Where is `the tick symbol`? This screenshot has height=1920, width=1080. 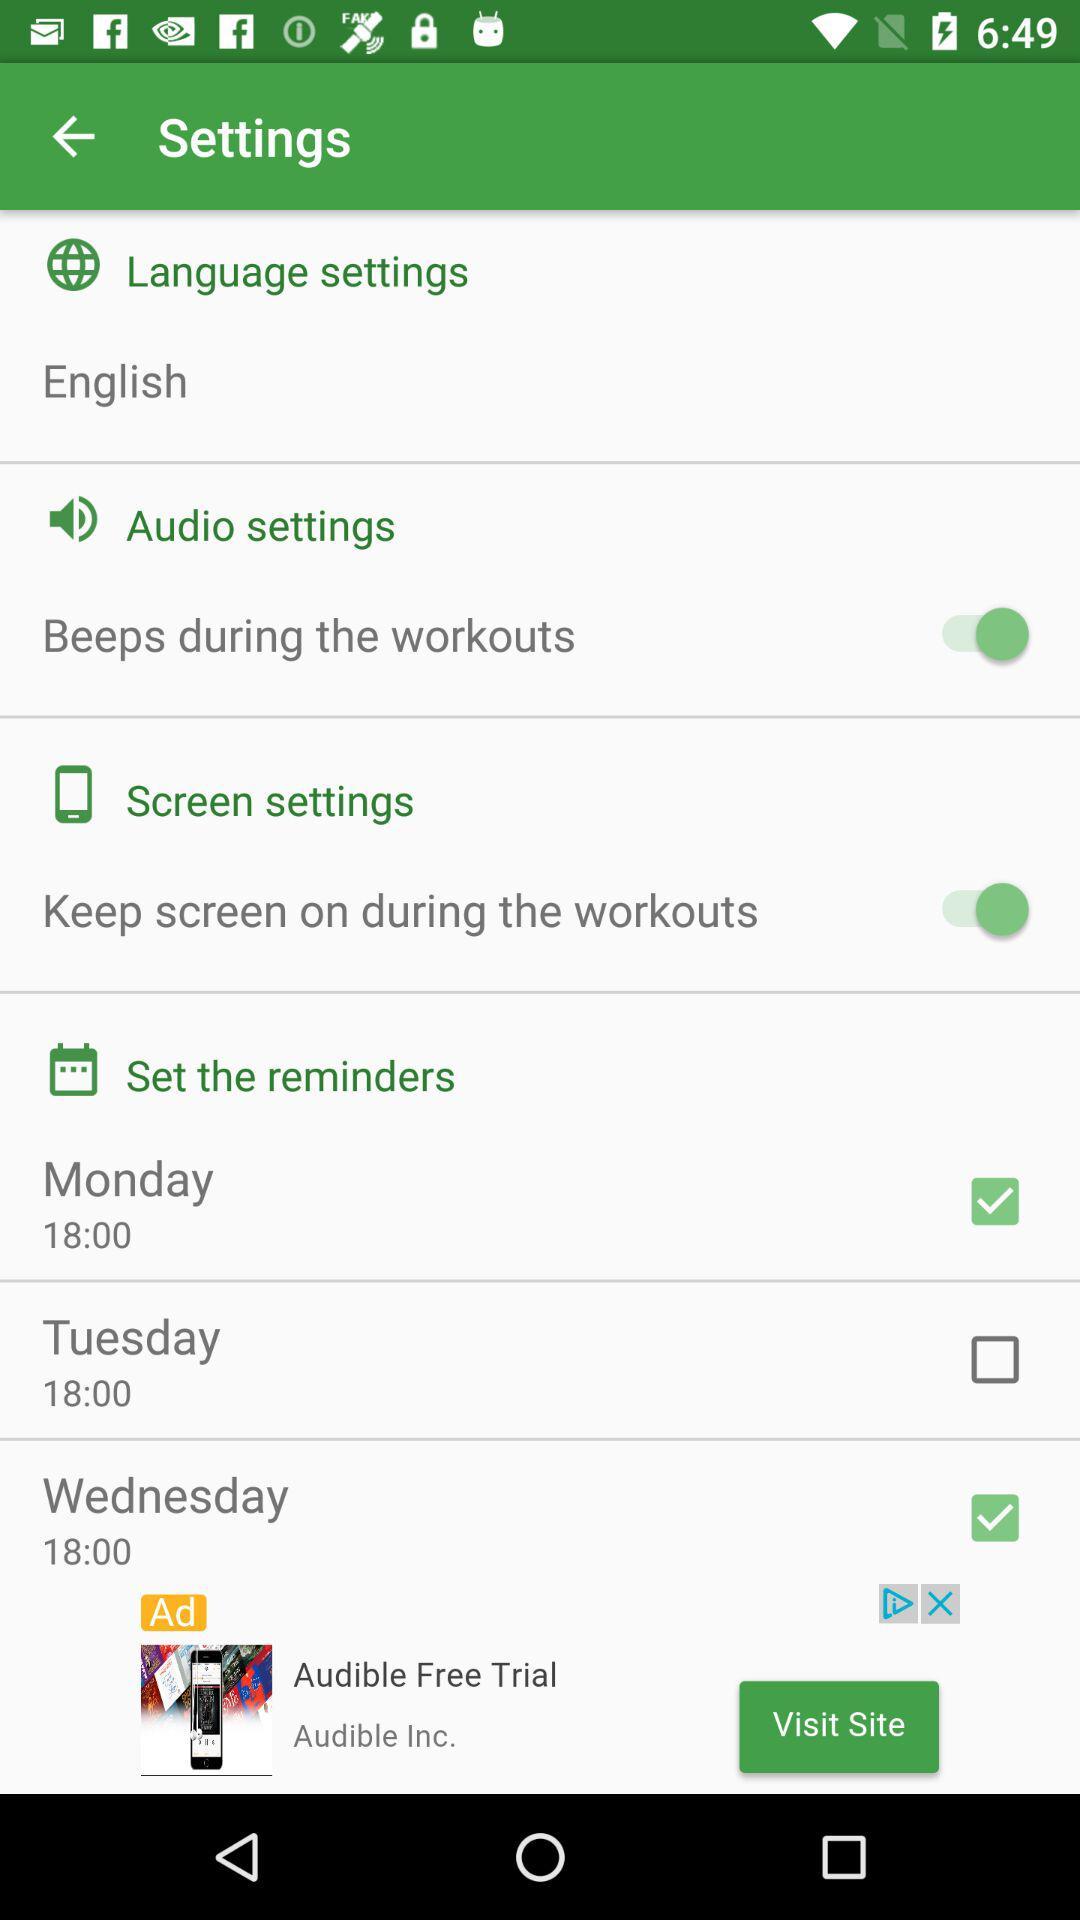 the tick symbol is located at coordinates (995, 1517).